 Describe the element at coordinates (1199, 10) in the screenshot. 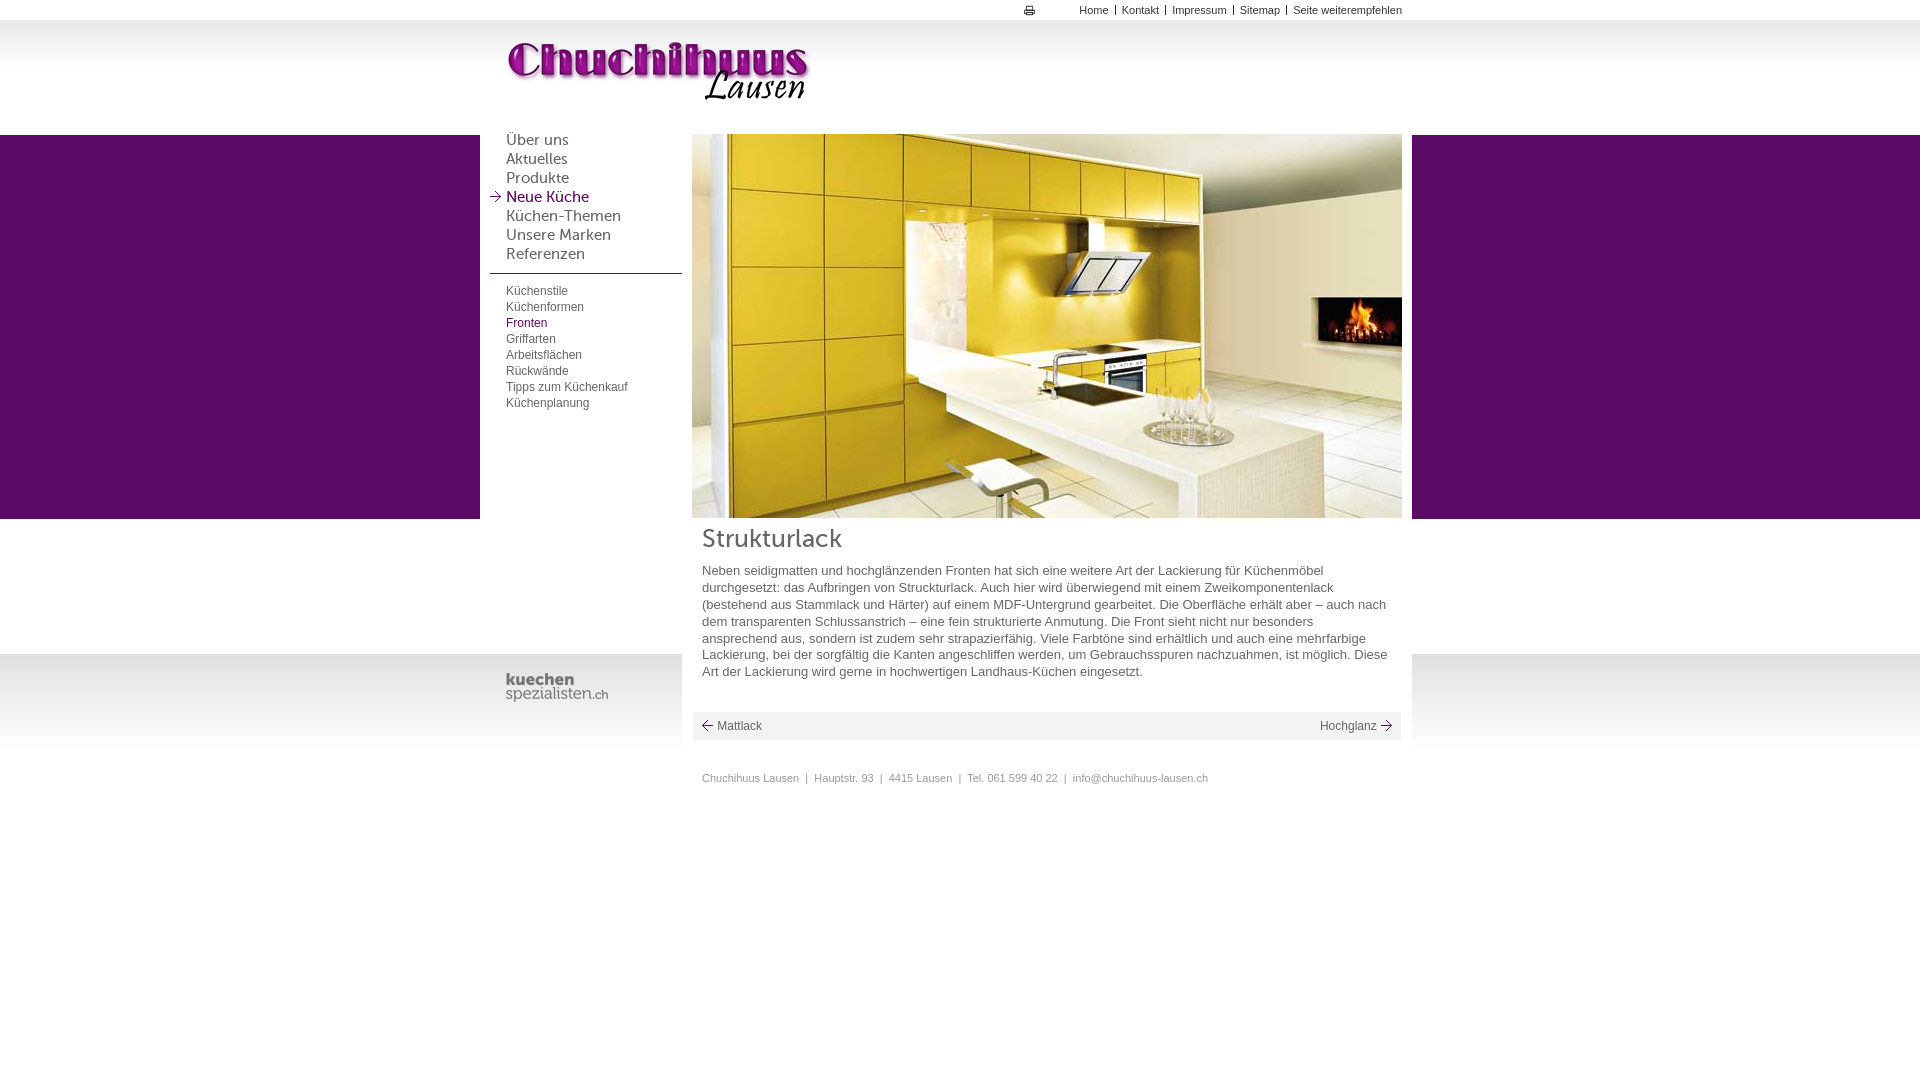

I see `'Impressum'` at that location.